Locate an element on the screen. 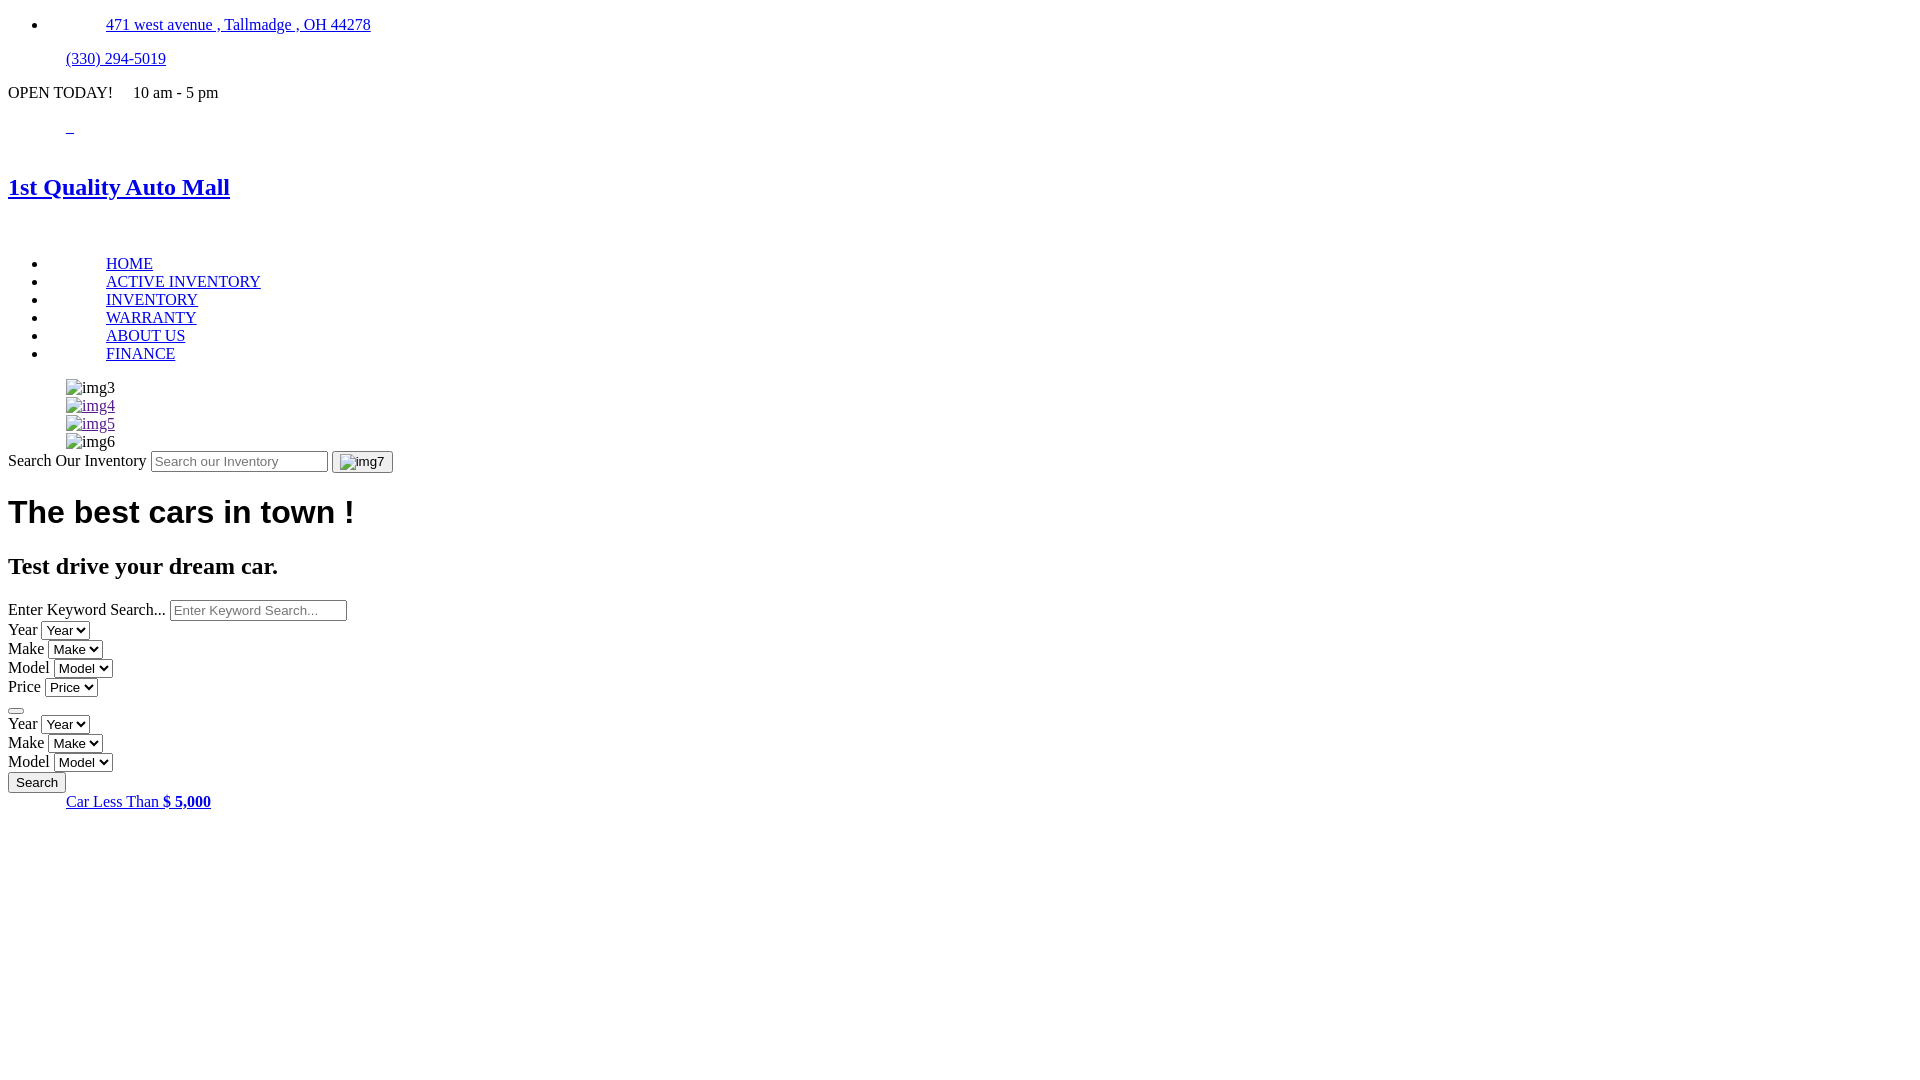 Image resolution: width=1920 pixels, height=1080 pixels. '(330) 294-5019' is located at coordinates (114, 57).